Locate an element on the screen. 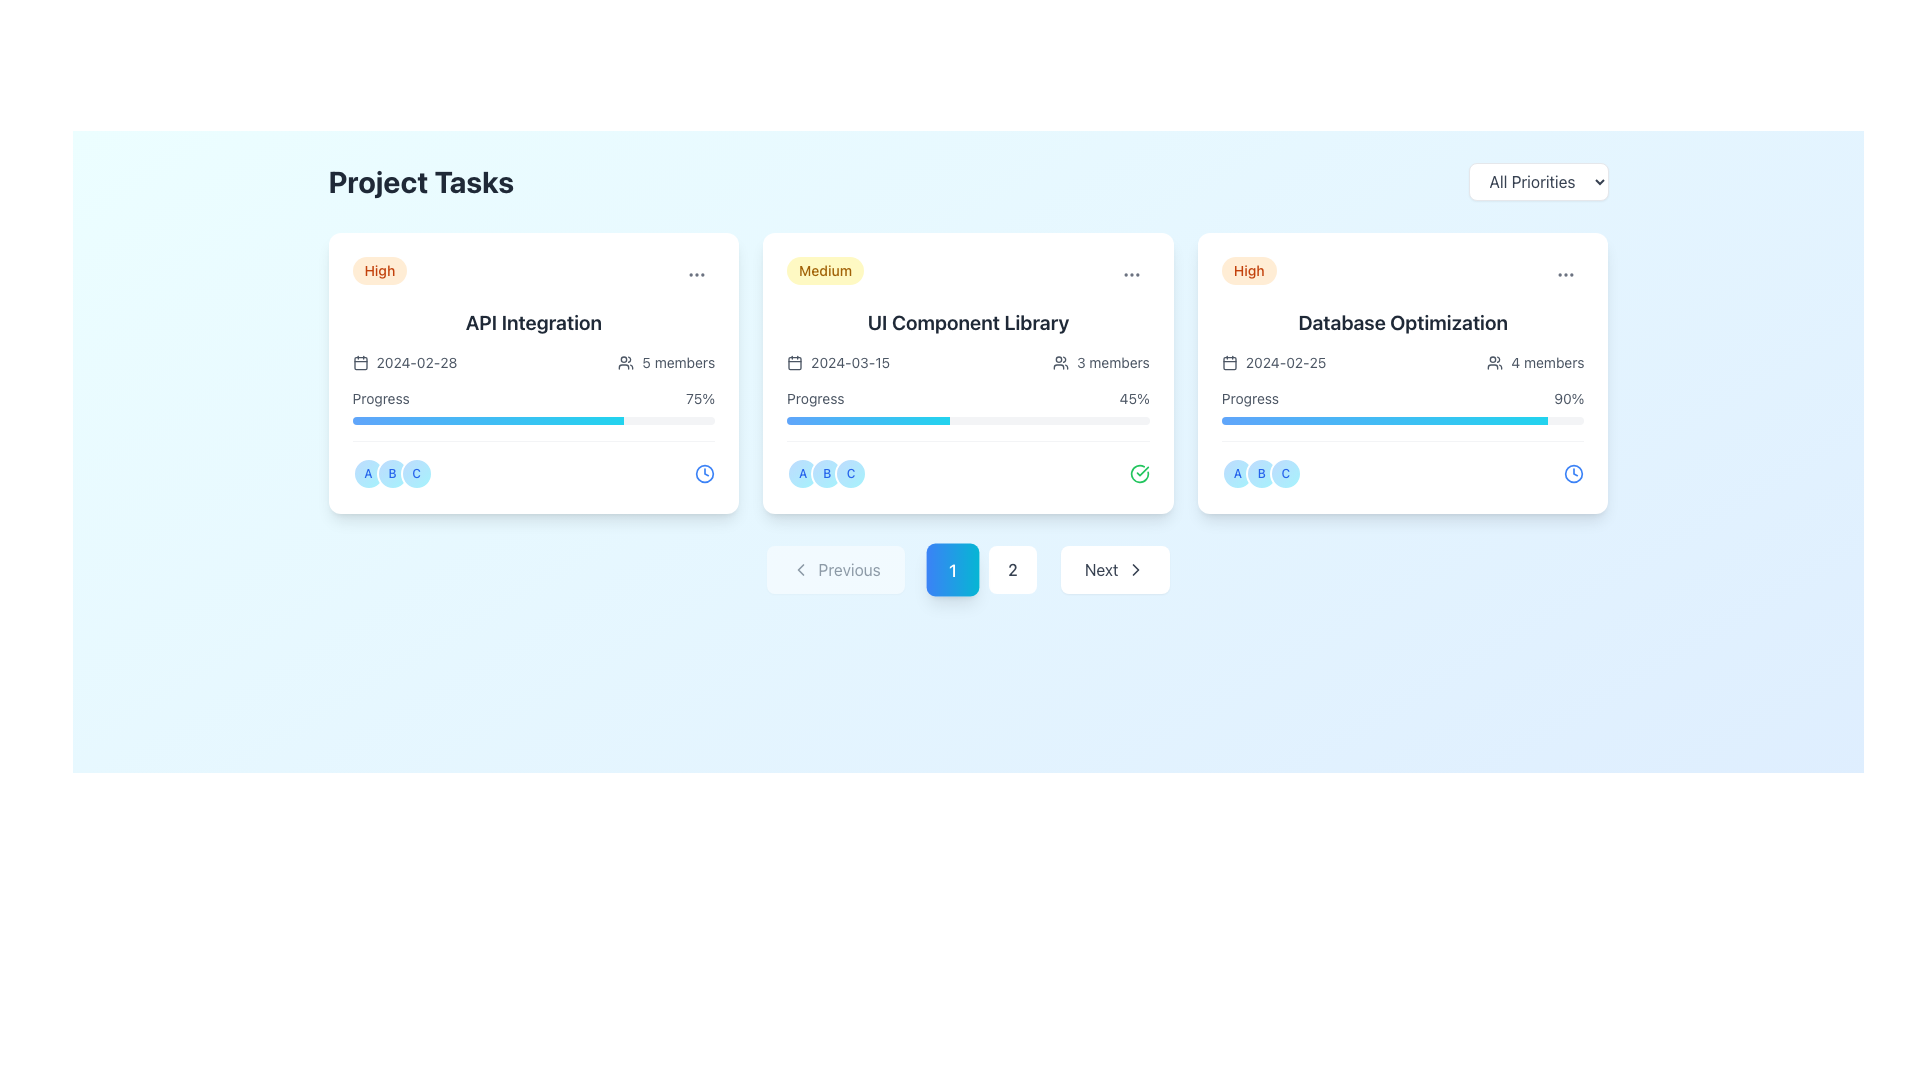 The height and width of the screenshot is (1080, 1920). the circular badge with the letter 'B' inside, which is the second badge in a horizontal arrangement of three badges labeled 'A', 'B', and 'C', located on the lower section of the card labeled 'API Integration' is located at coordinates (392, 474).